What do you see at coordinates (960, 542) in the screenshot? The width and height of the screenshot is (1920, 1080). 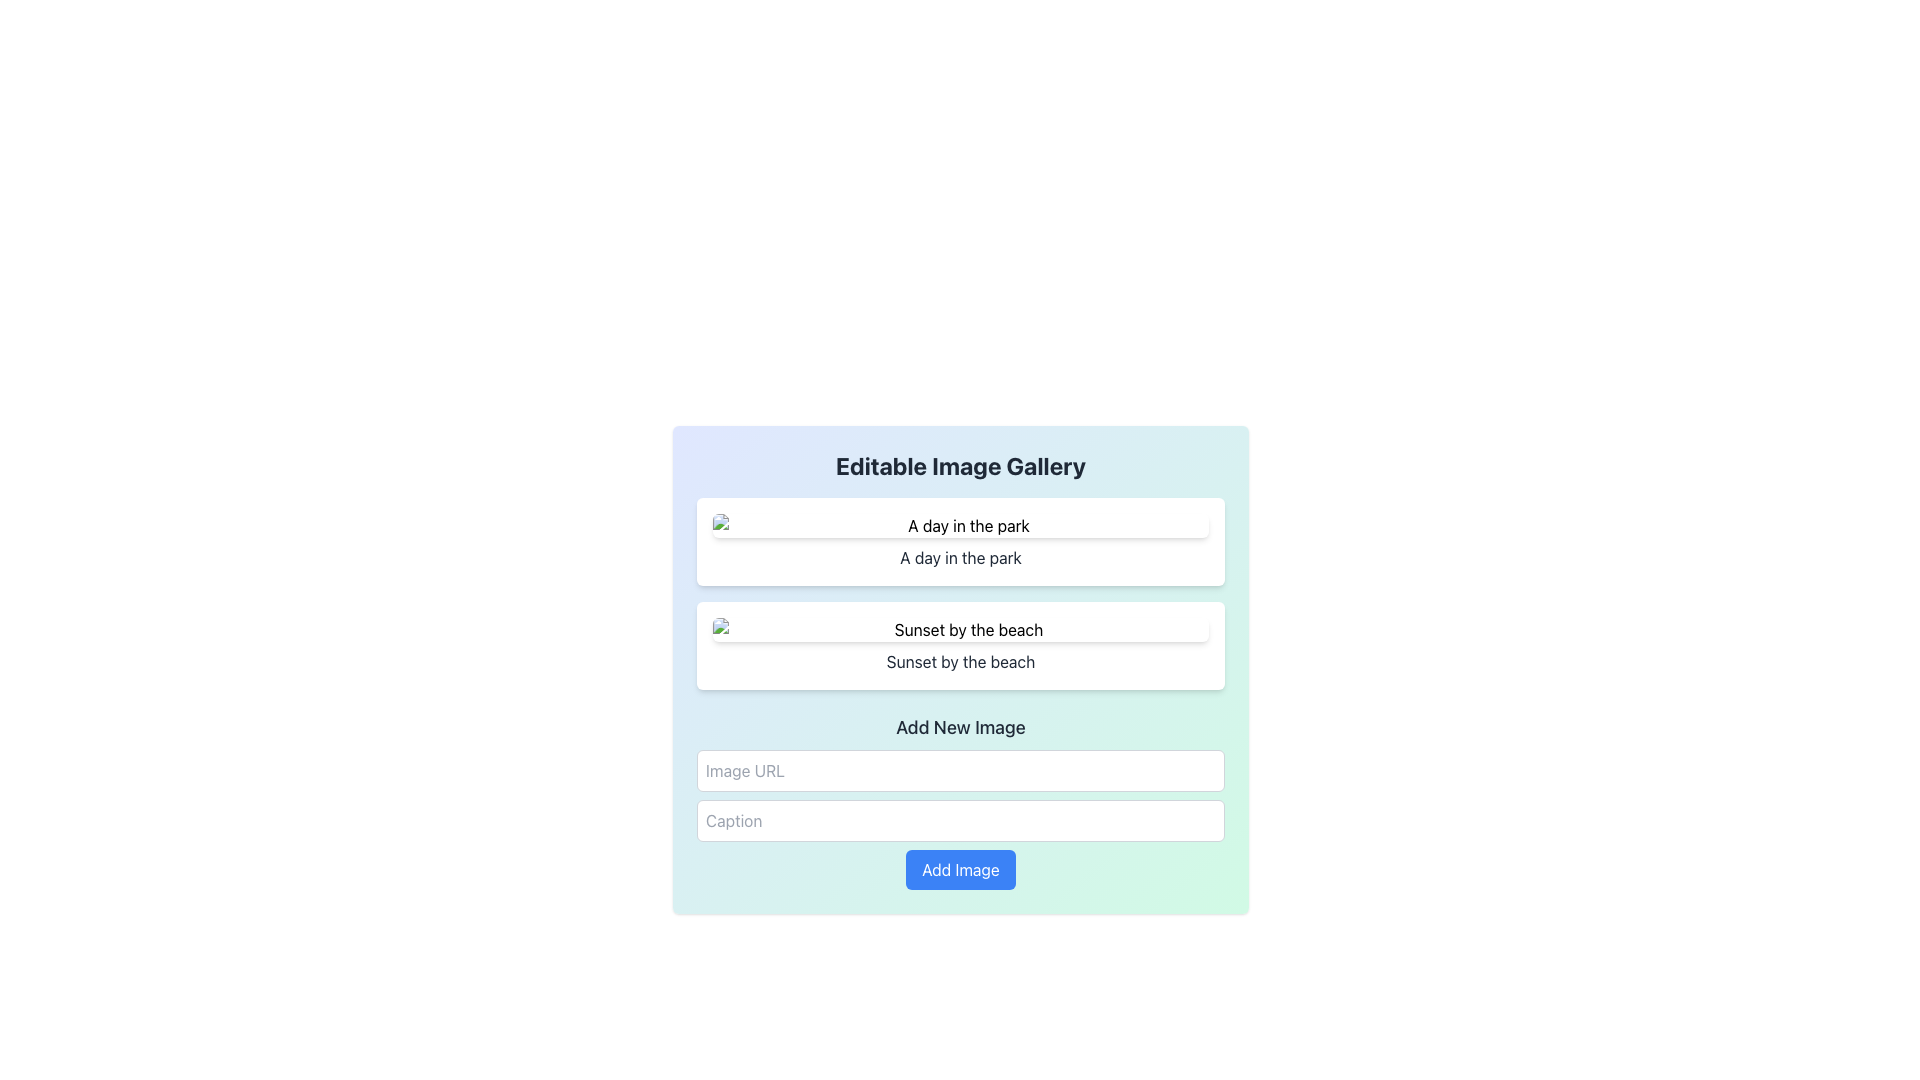 I see `the first image card in the gallery, which displays an entry with an associated image and descriptive text, located above the second card titled 'Sunset by the beach'` at bounding box center [960, 542].